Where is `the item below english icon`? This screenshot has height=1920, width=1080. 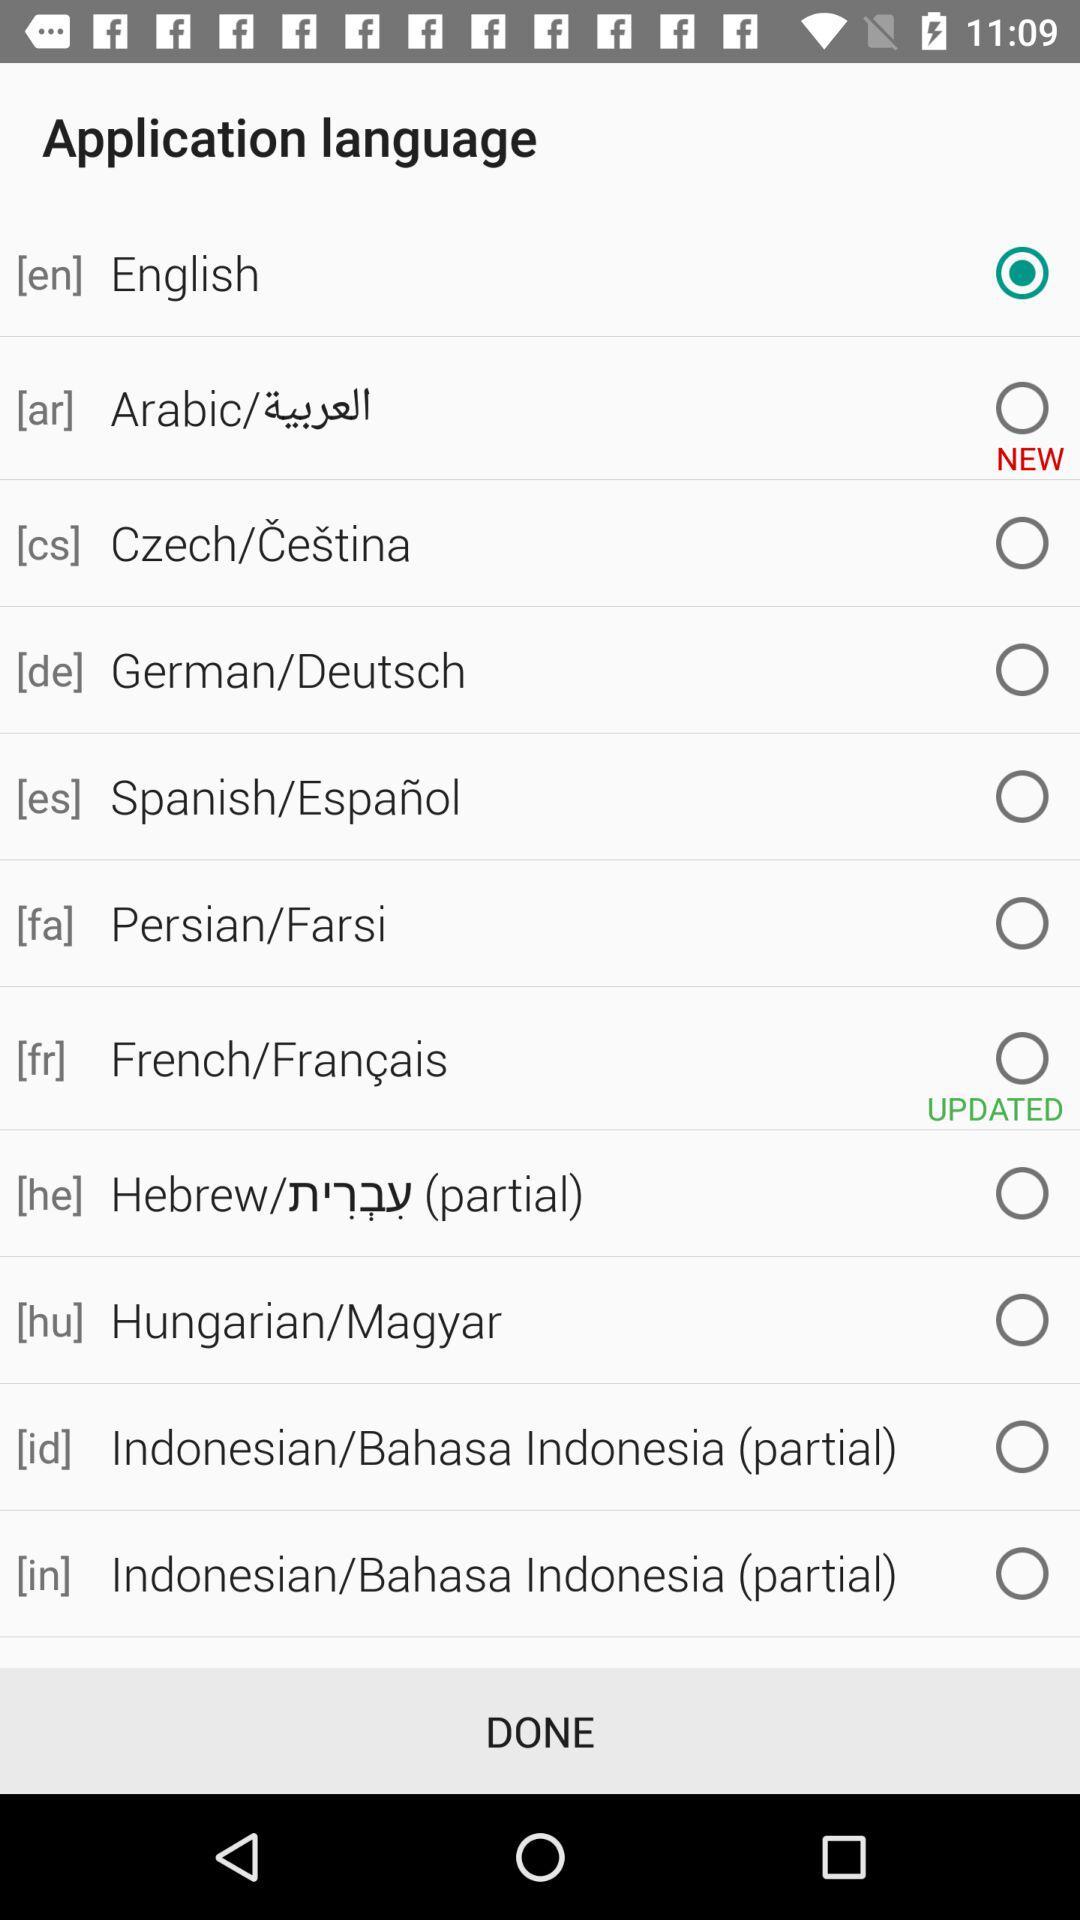
the item below english icon is located at coordinates (46, 407).